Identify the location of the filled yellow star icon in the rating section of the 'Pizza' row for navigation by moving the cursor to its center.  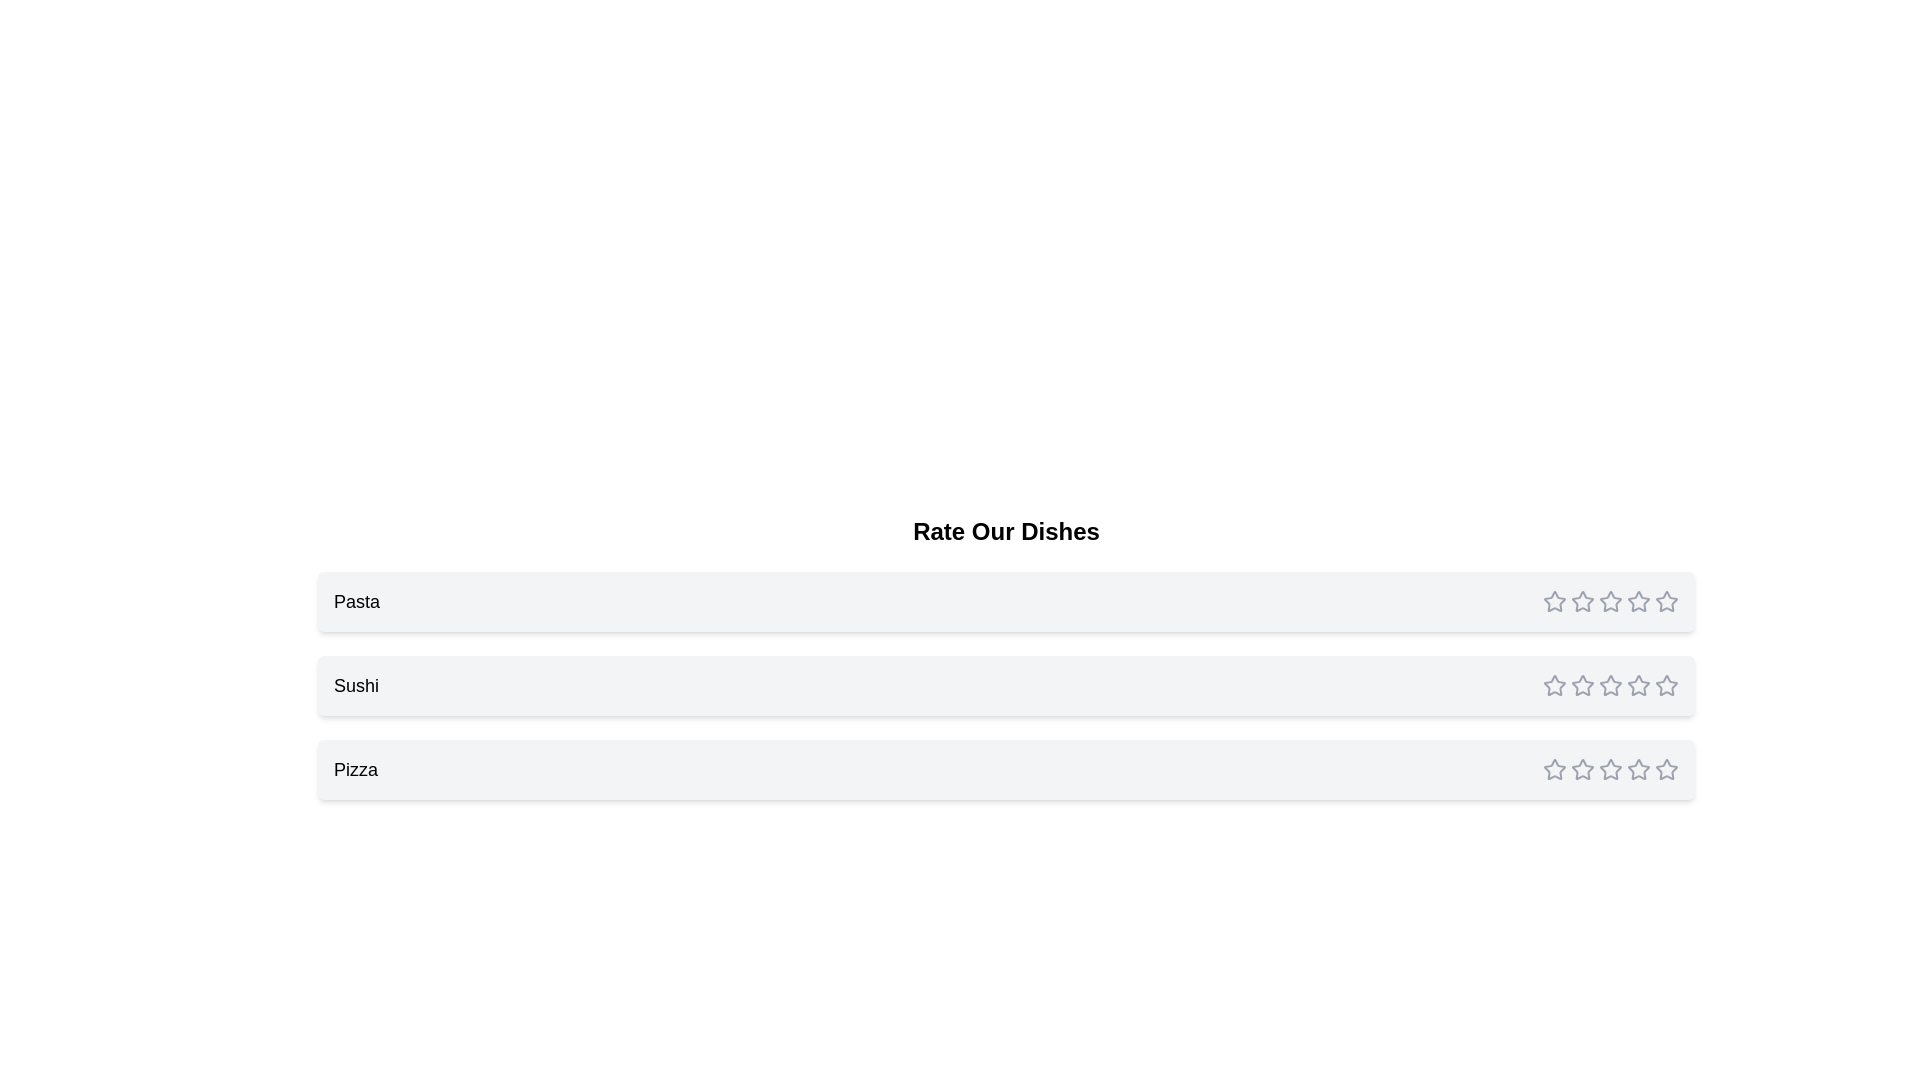
(1554, 769).